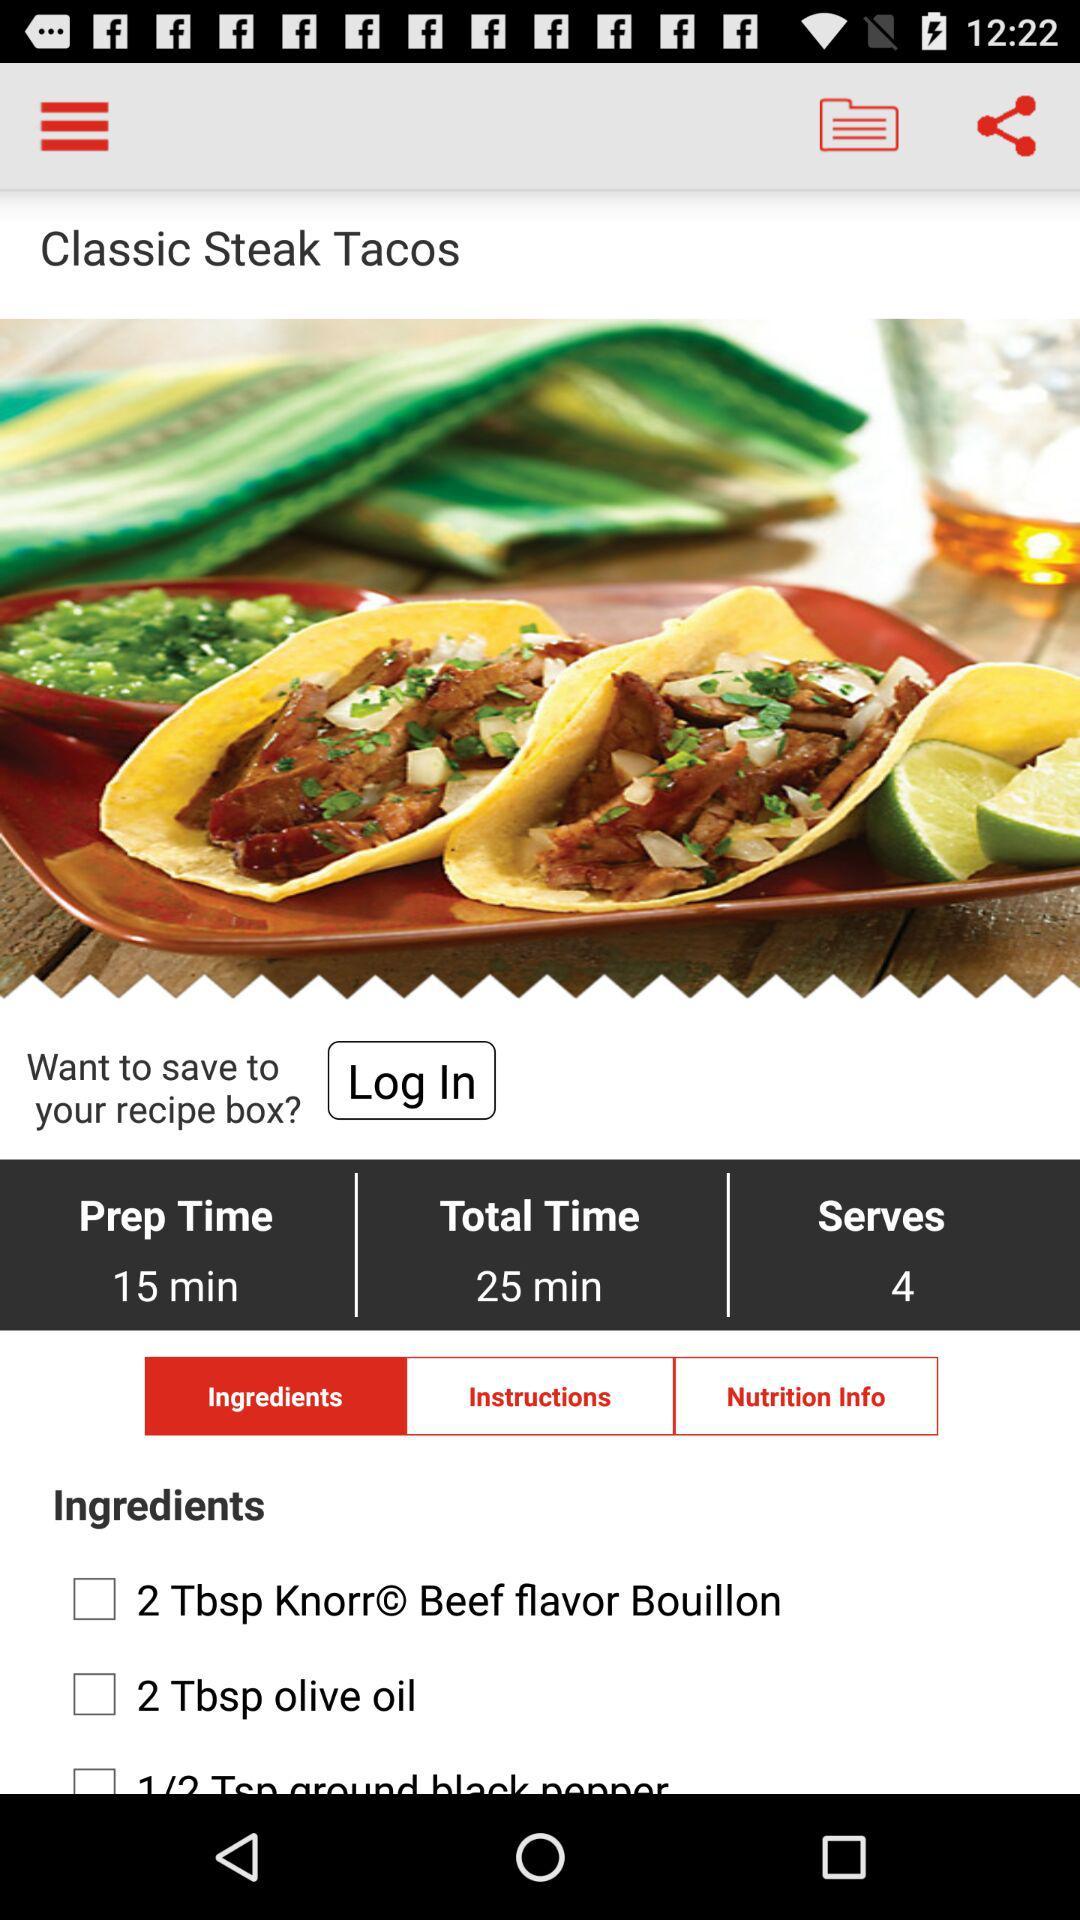 This screenshot has width=1080, height=1920. Describe the element at coordinates (410, 1079) in the screenshot. I see `log in` at that location.